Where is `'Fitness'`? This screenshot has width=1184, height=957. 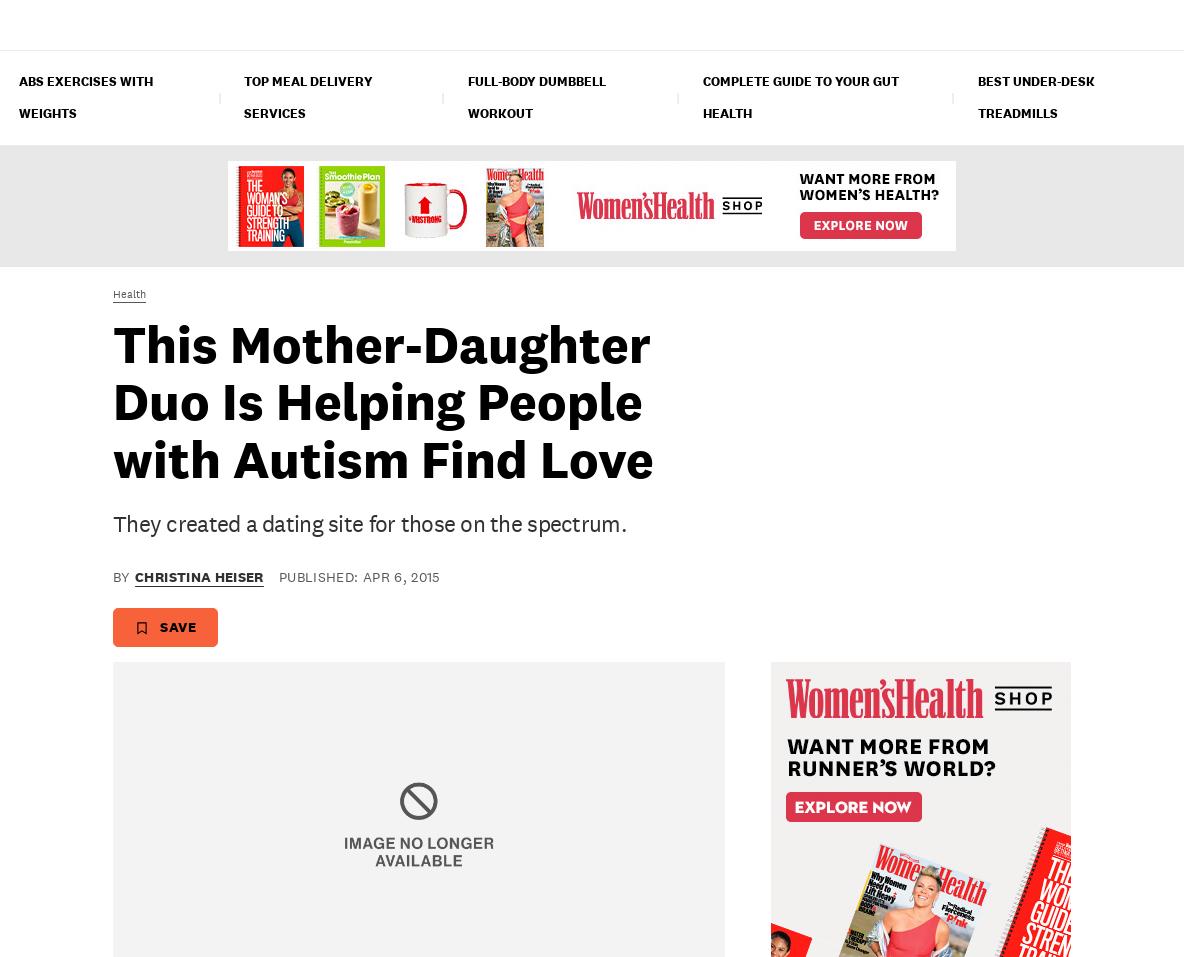
'Fitness' is located at coordinates (306, 23).